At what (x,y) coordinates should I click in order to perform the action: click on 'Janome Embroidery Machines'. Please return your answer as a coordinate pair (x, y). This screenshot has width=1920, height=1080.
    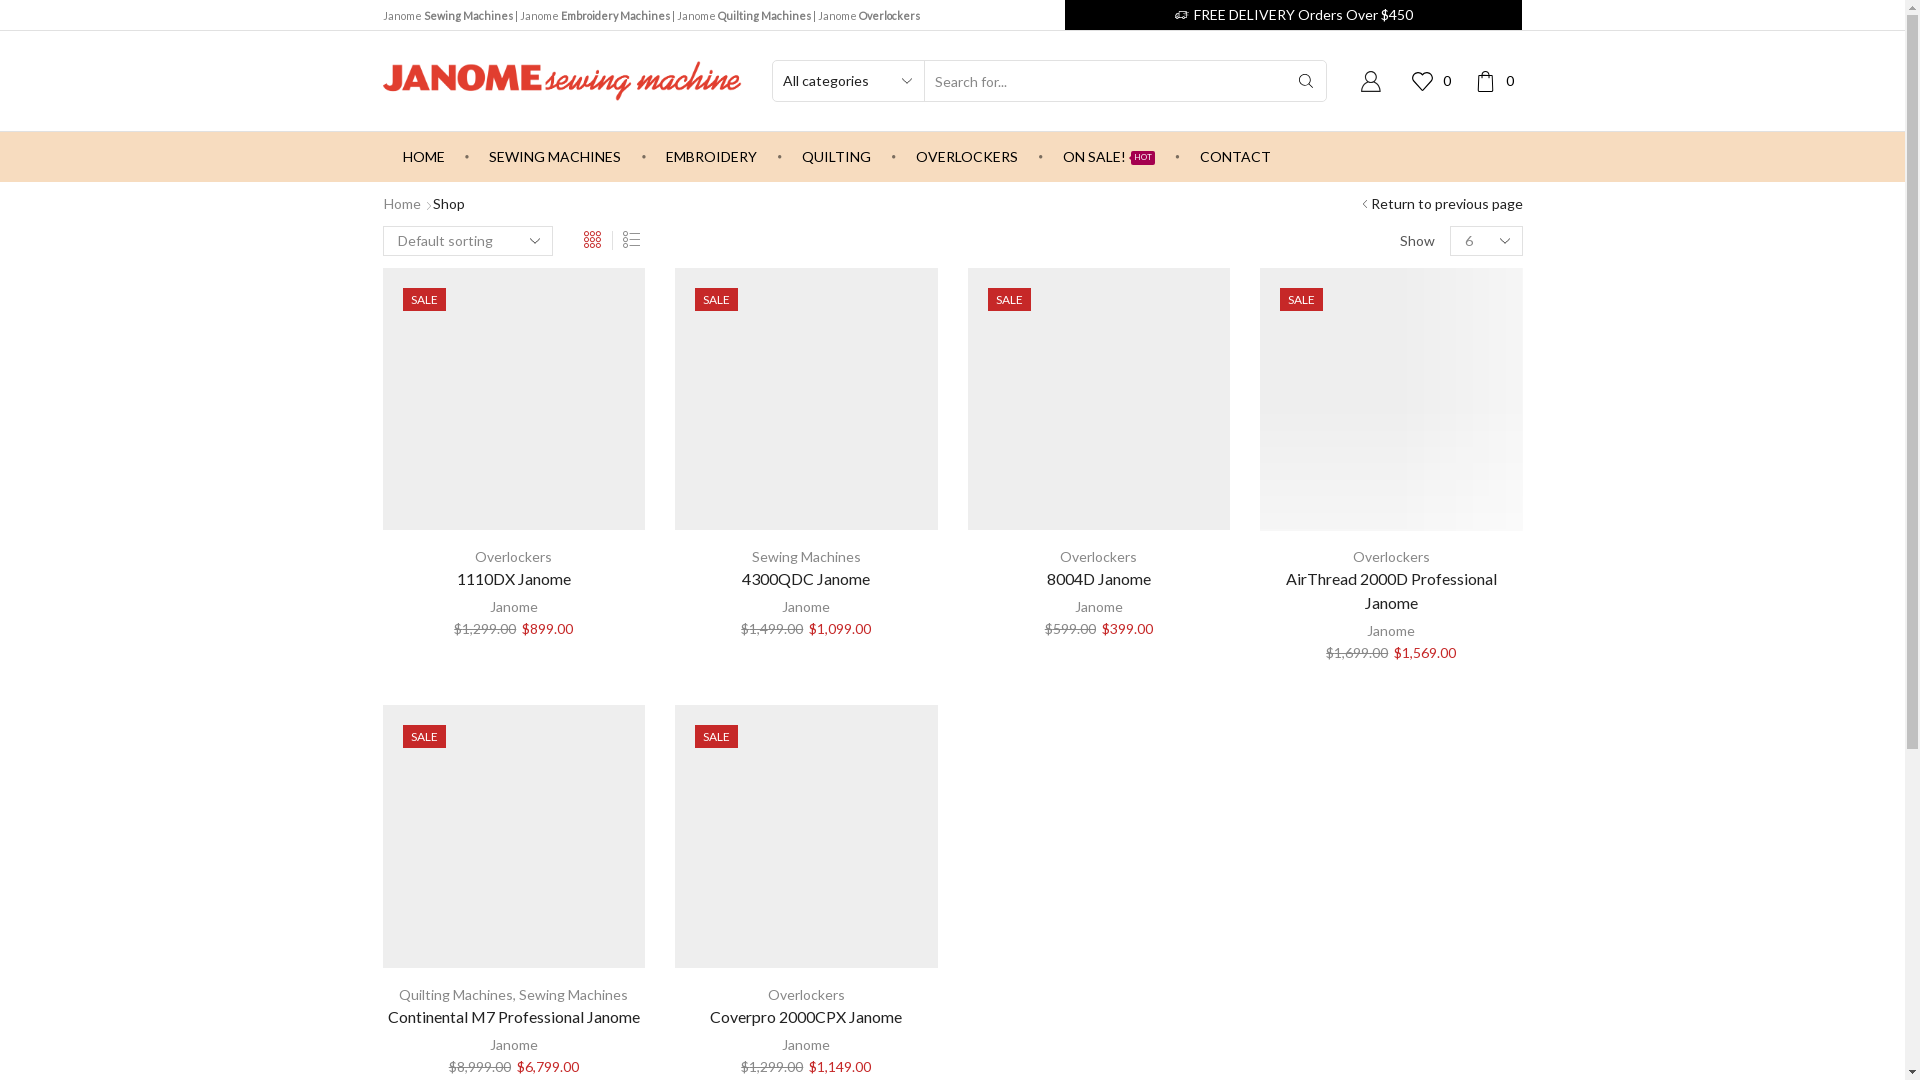
    Looking at the image, I should click on (594, 15).